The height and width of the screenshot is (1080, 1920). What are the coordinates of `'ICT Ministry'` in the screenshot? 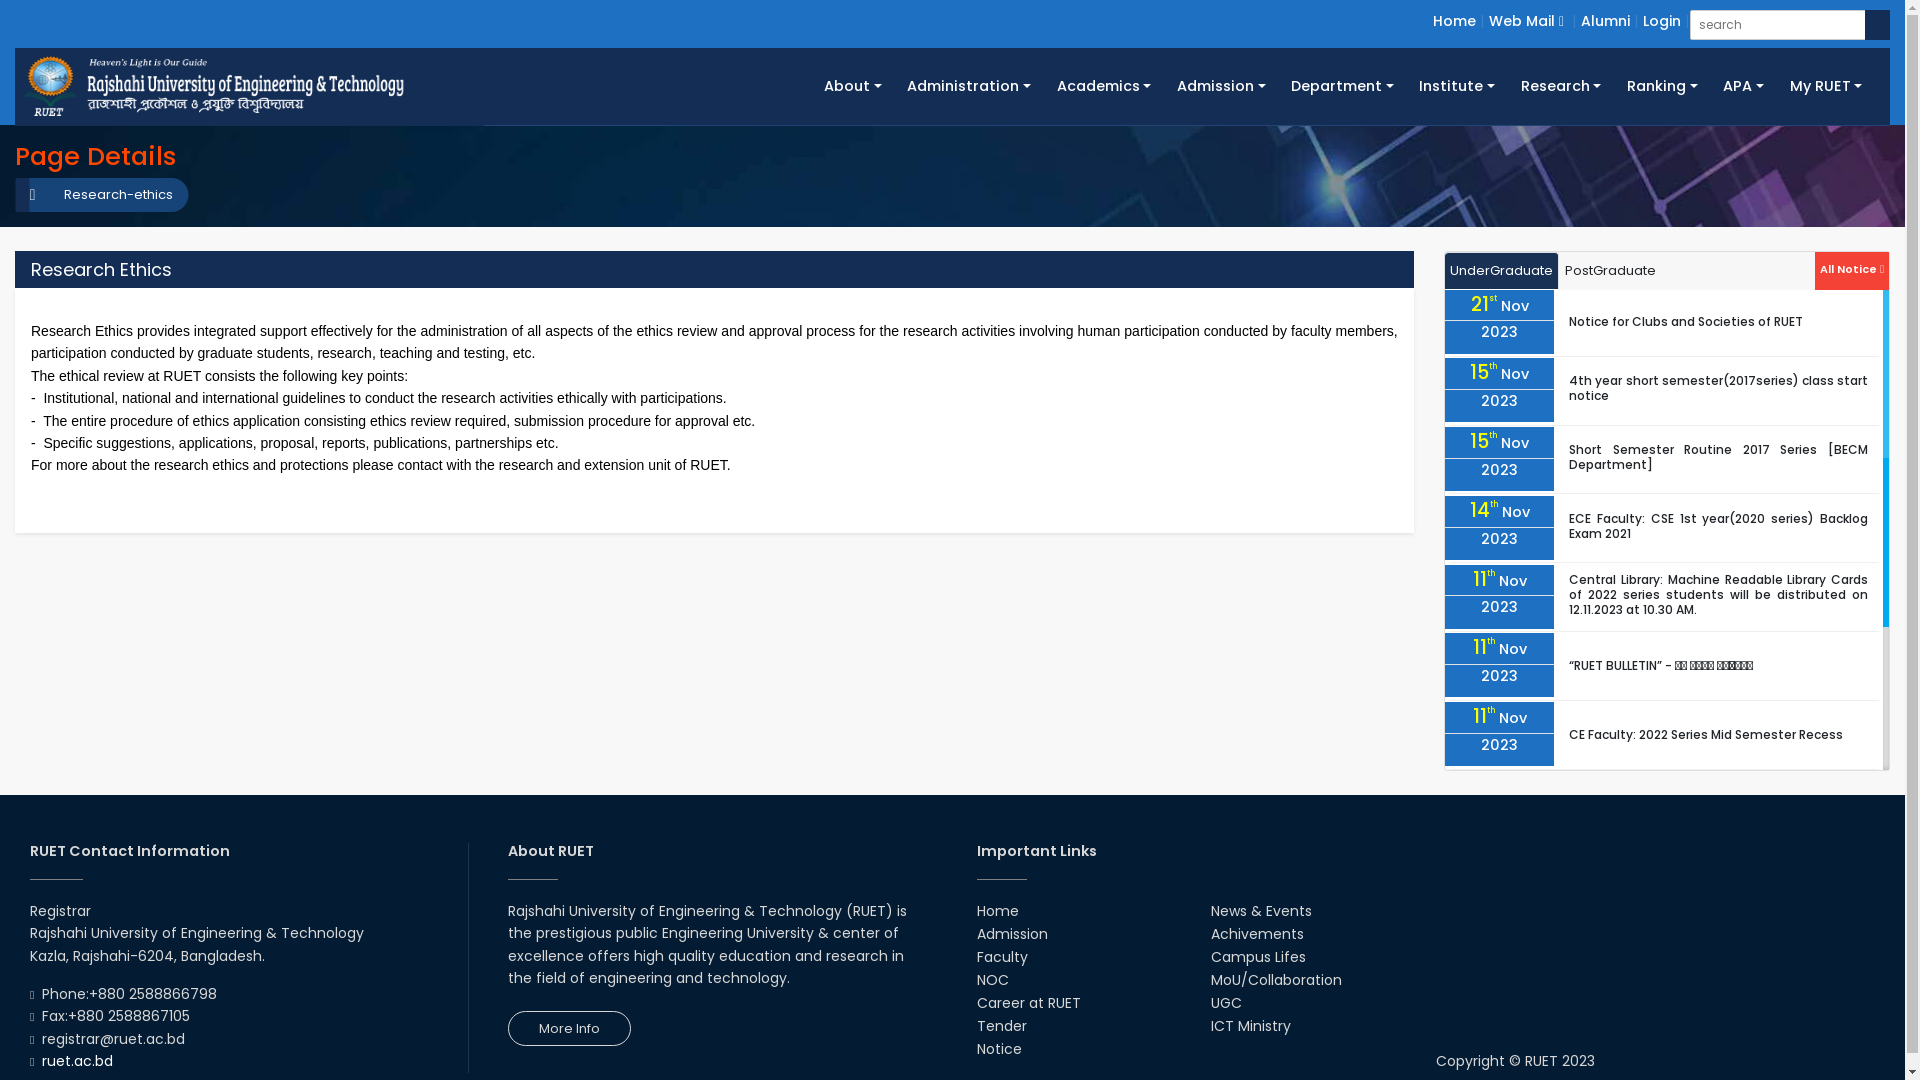 It's located at (1250, 1026).